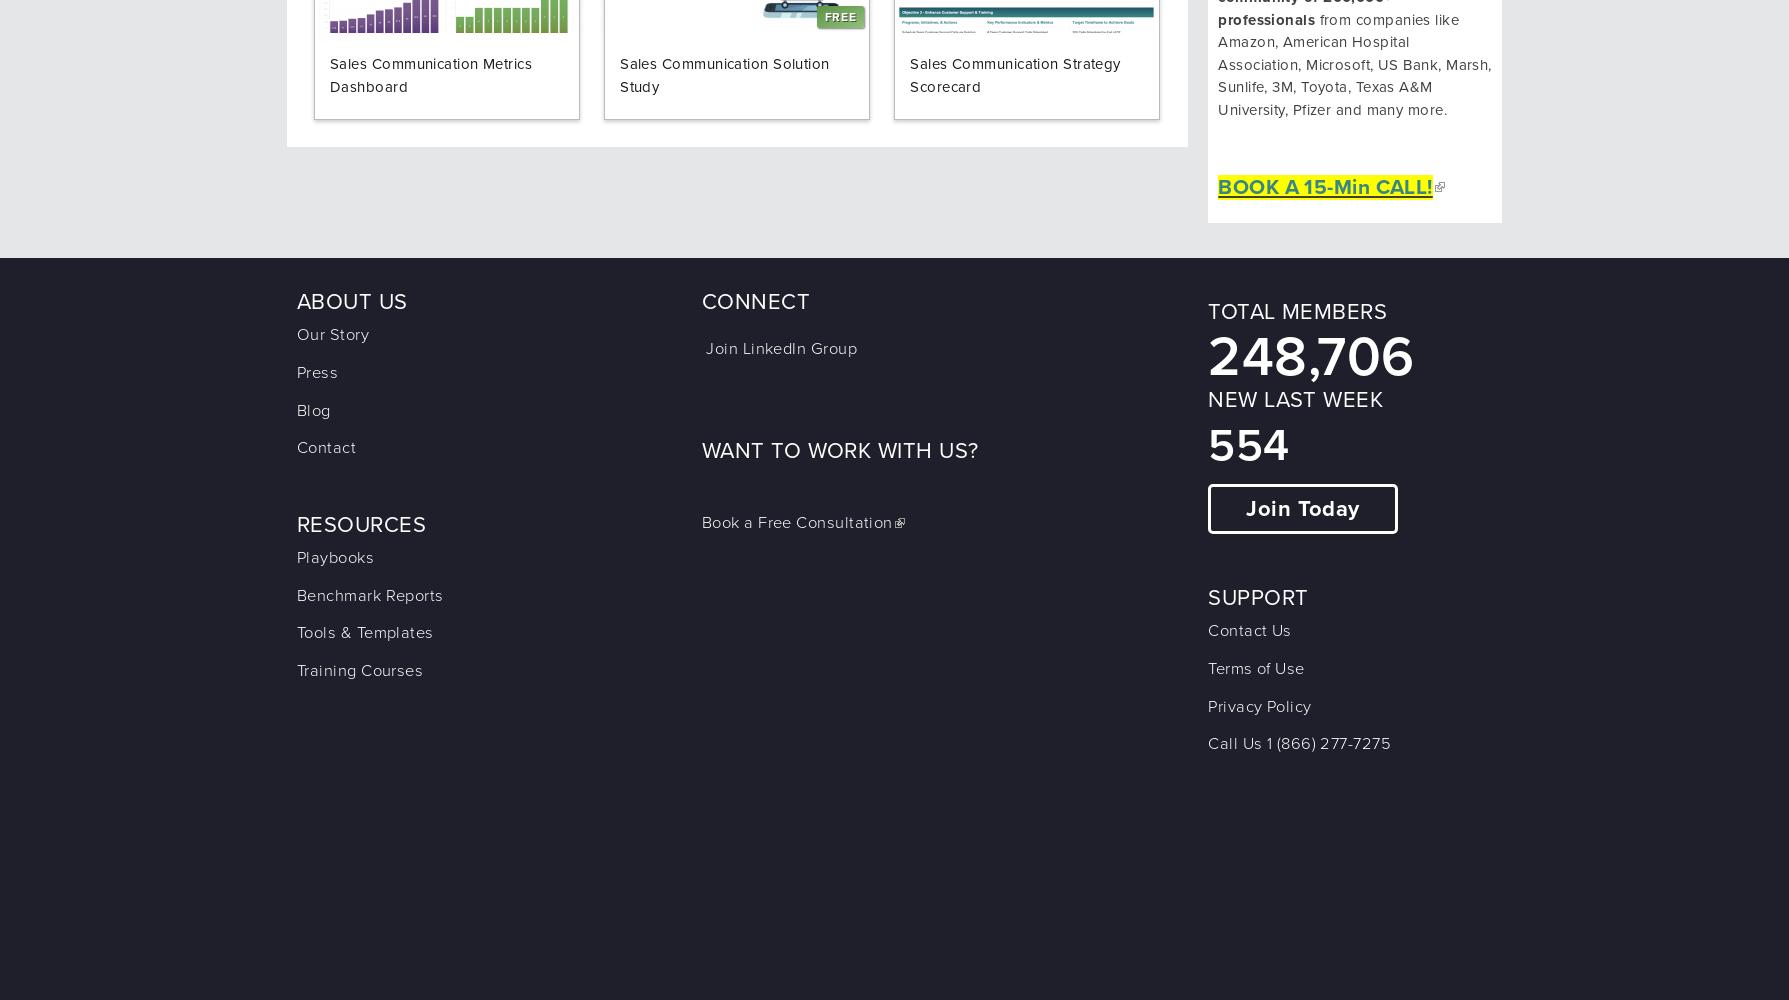  I want to click on 'Book a Free Consultation', so click(796, 523).